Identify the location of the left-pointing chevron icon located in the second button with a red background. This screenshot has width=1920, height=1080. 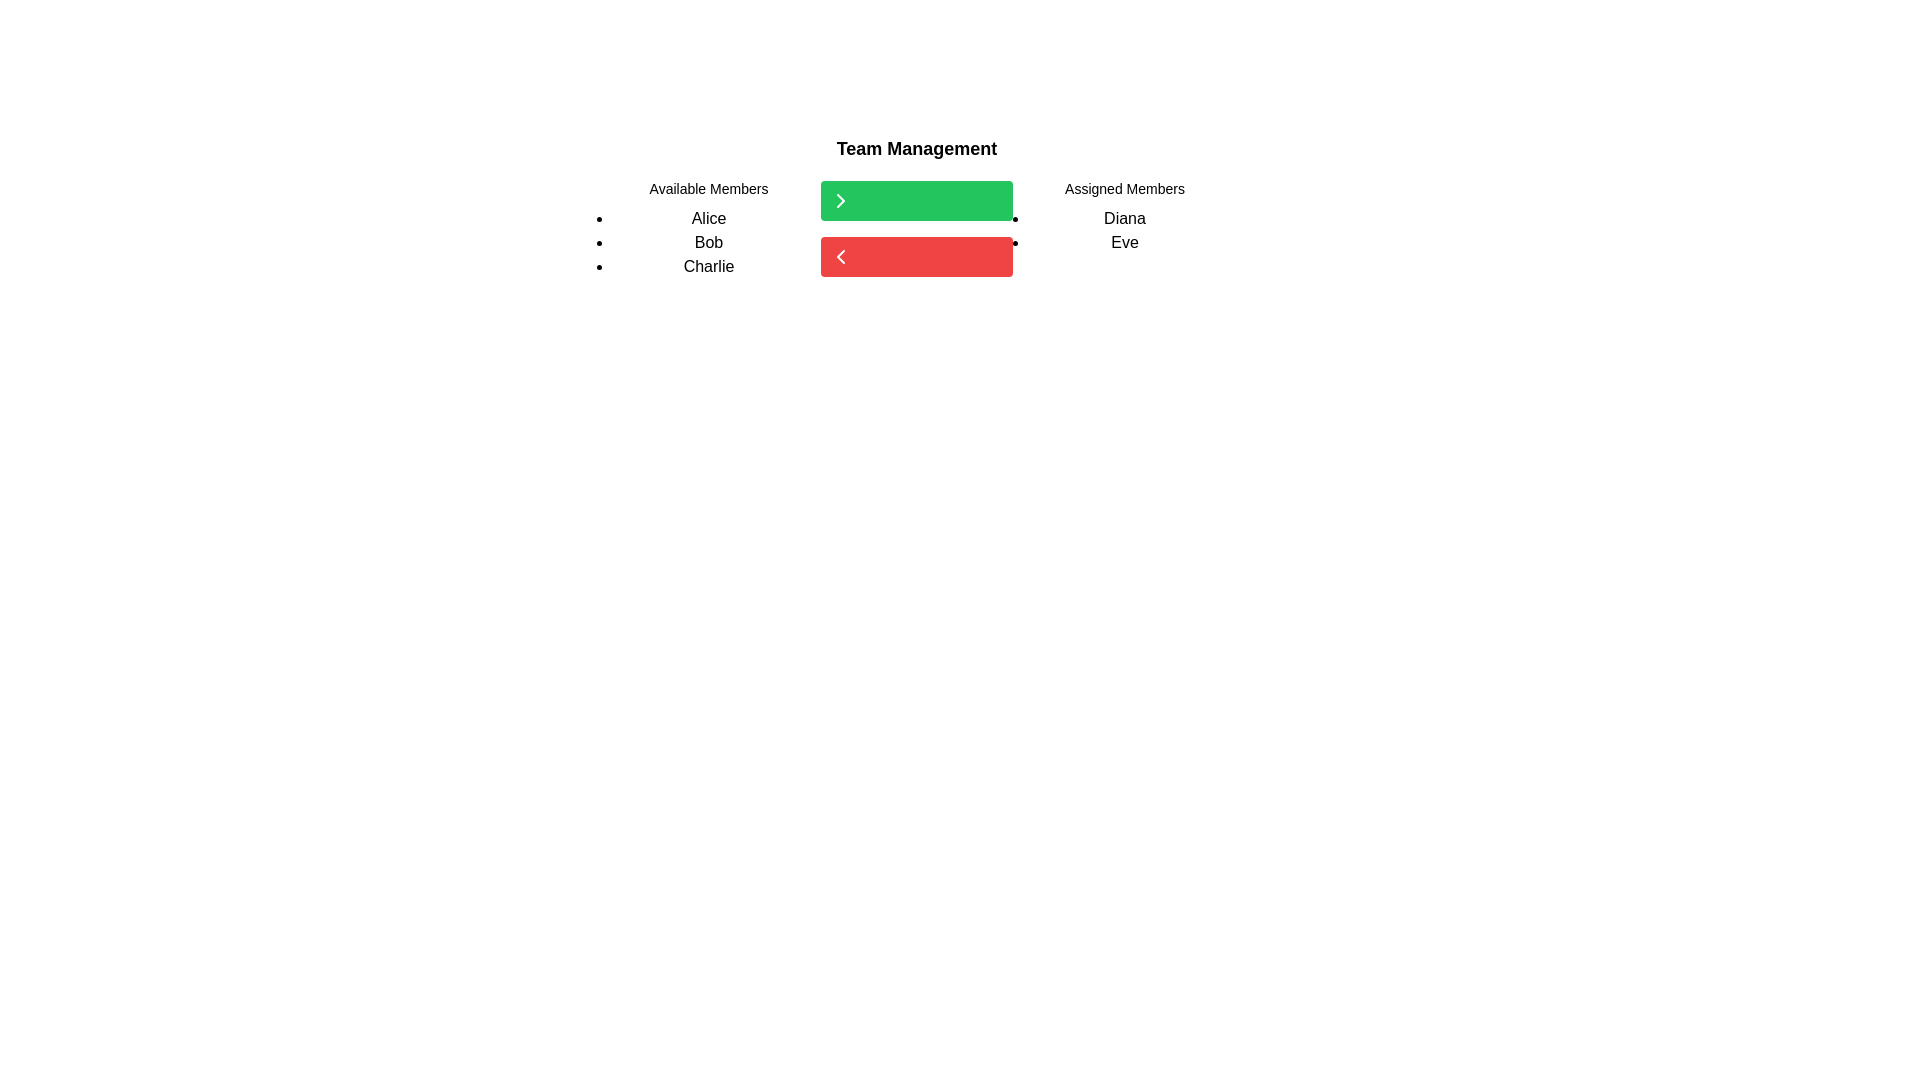
(840, 256).